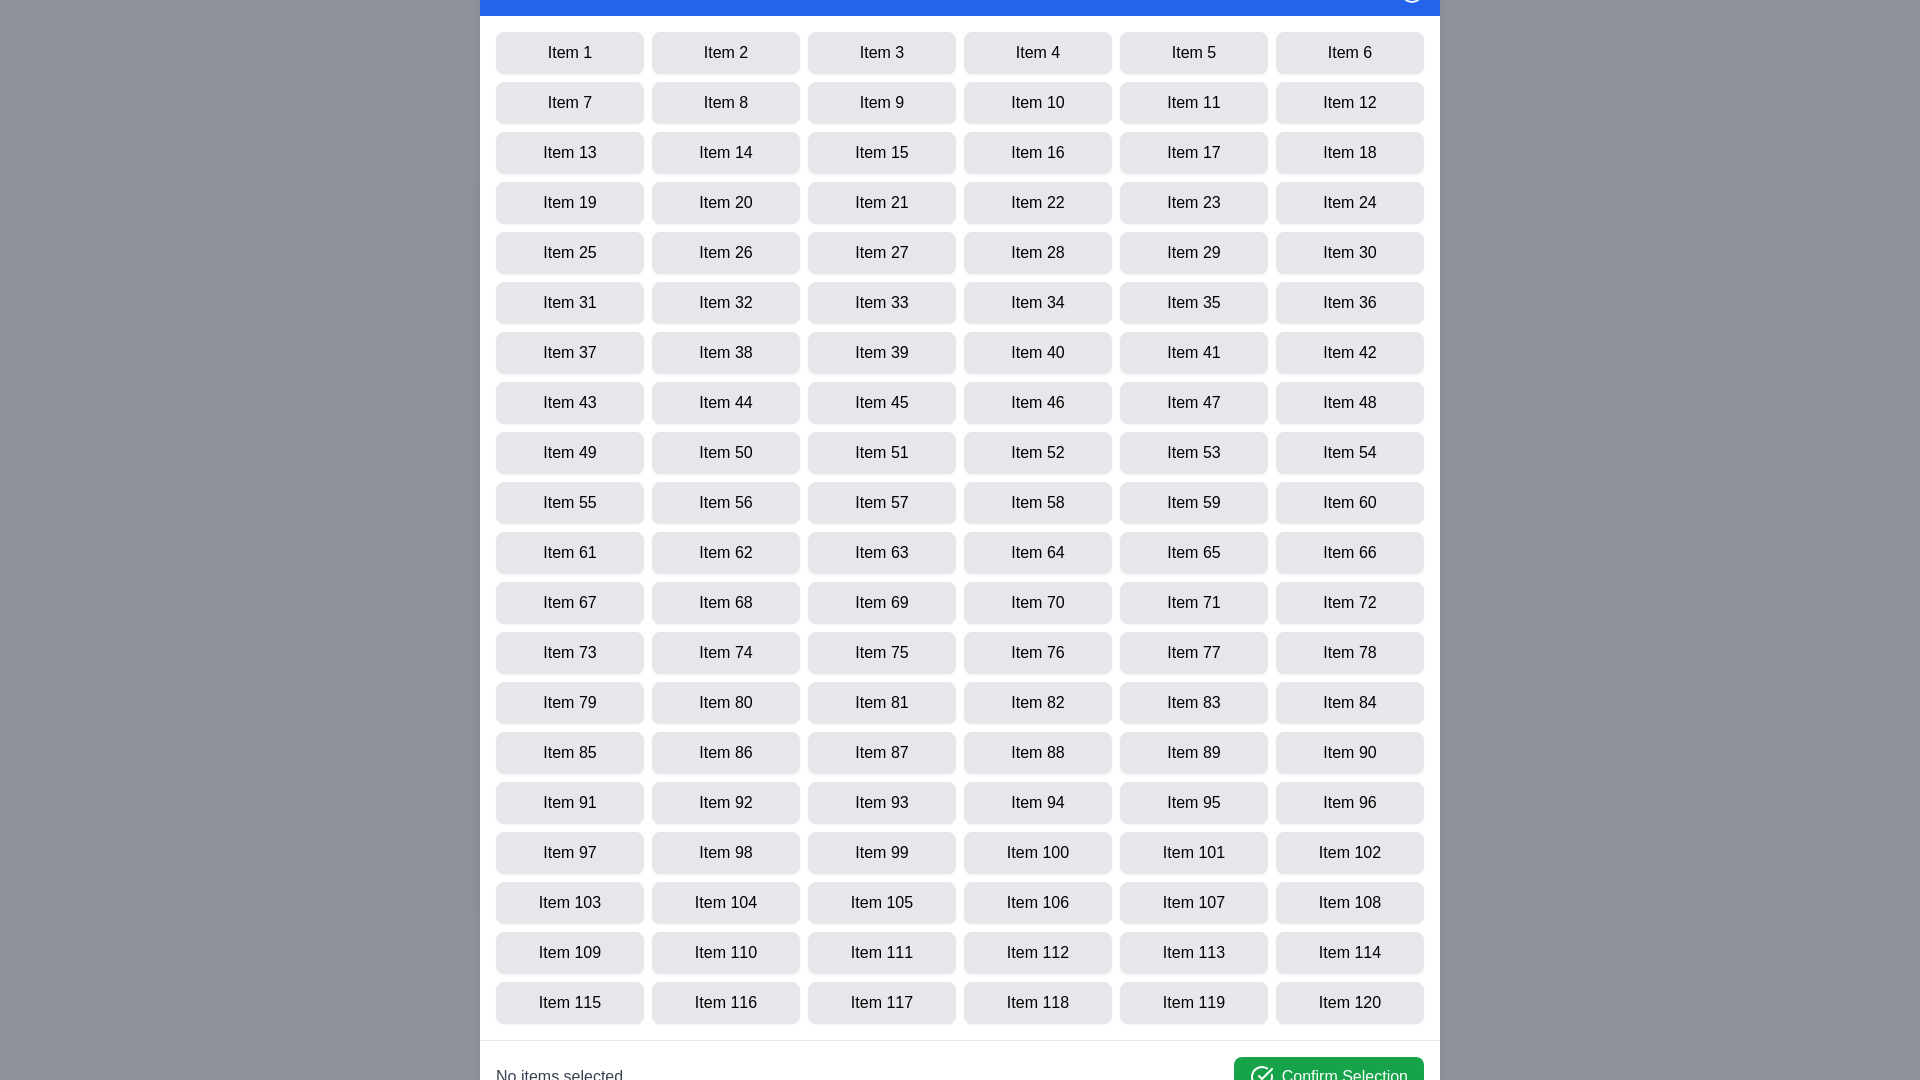 This screenshot has height=1080, width=1920. I want to click on the text displaying the selection count located at the bottom of the dialog, so click(559, 1075).